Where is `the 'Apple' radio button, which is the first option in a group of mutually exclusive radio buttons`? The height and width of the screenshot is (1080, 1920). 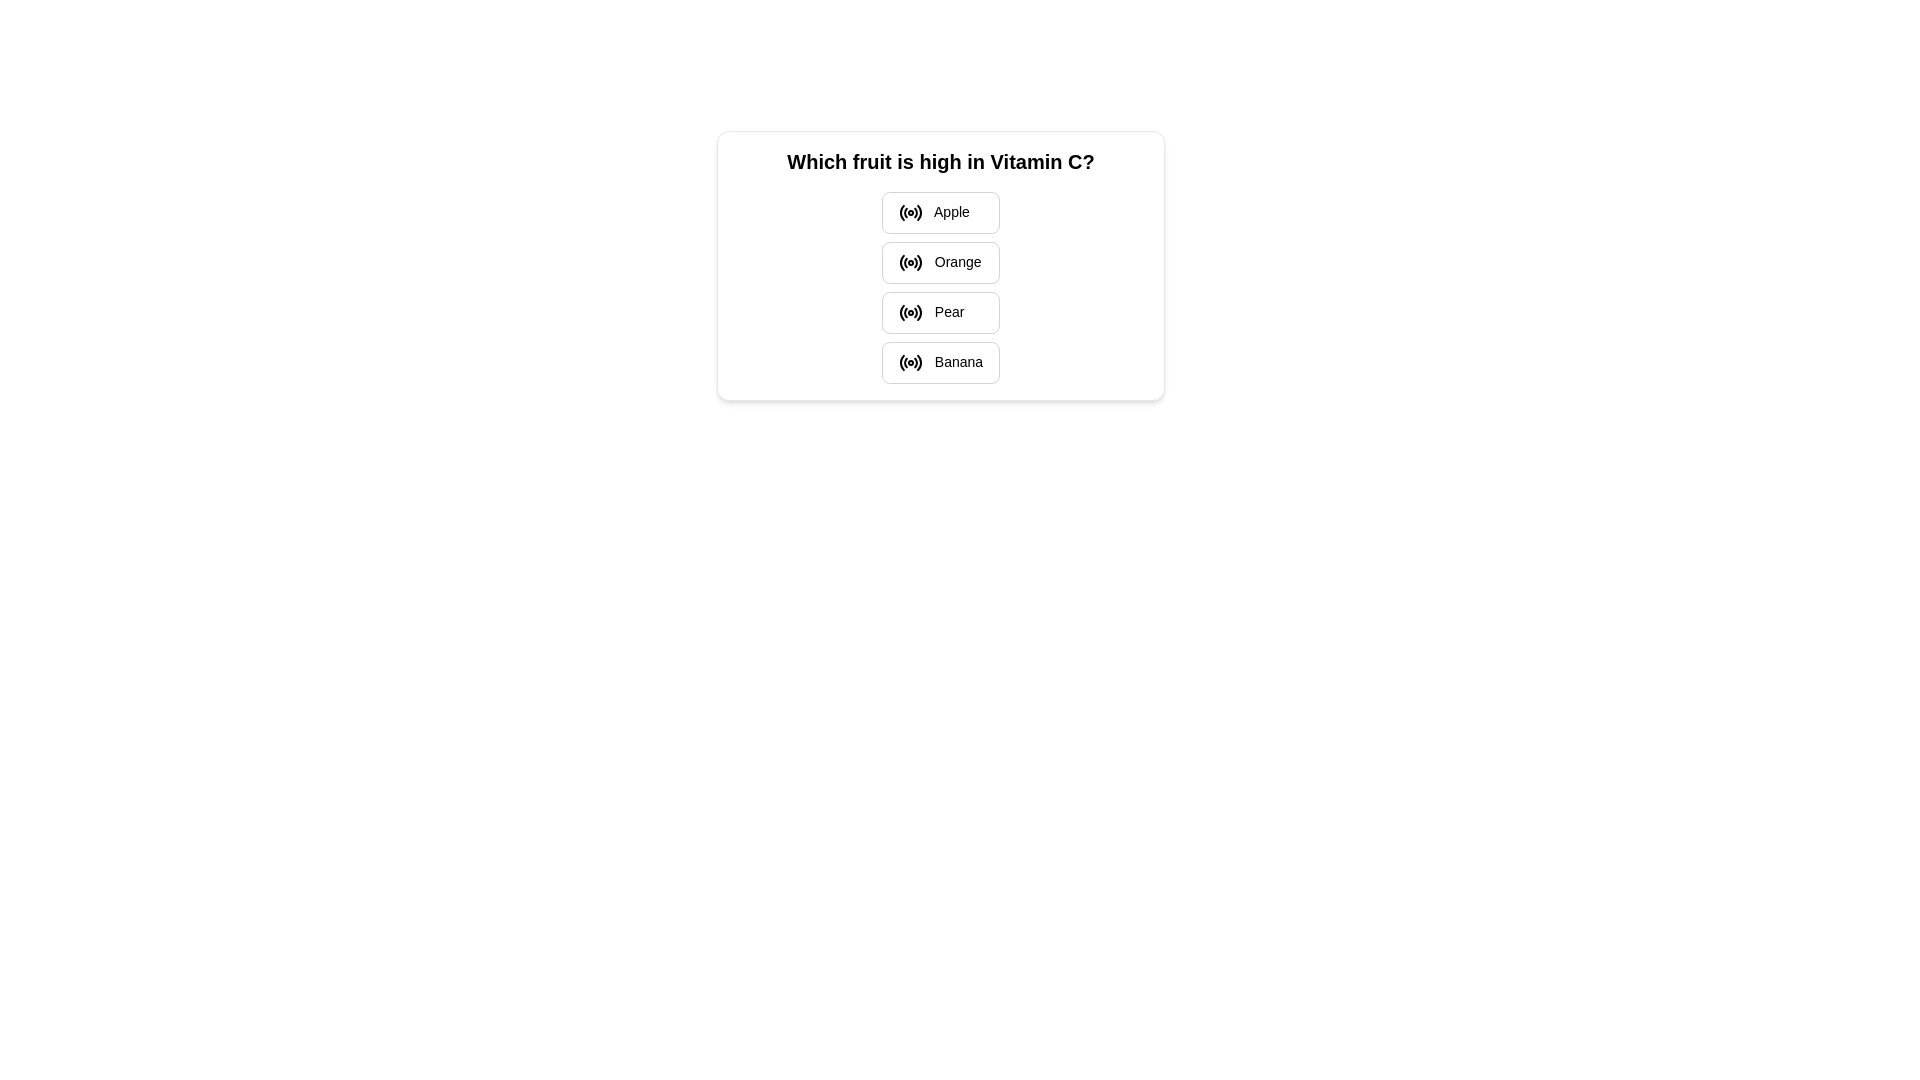 the 'Apple' radio button, which is the first option in a group of mutually exclusive radio buttons is located at coordinates (909, 212).